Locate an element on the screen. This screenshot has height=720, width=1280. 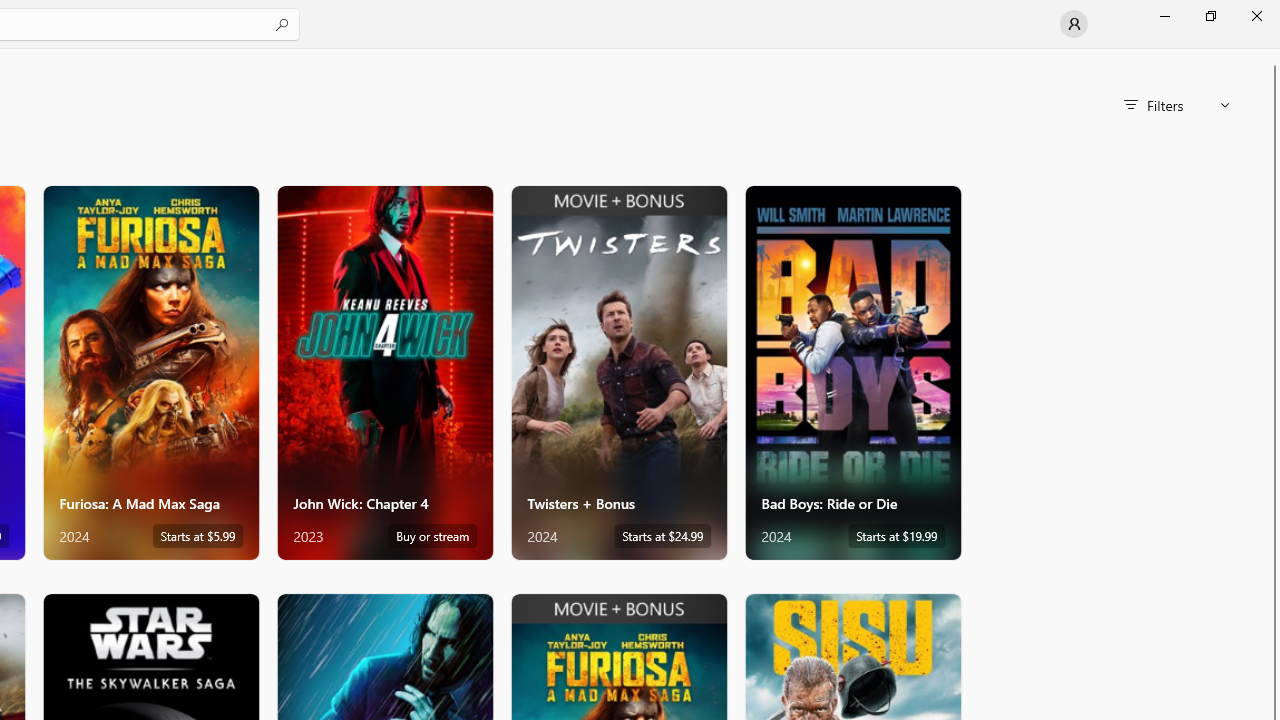
'Close Microsoft Store' is located at coordinates (1255, 15).